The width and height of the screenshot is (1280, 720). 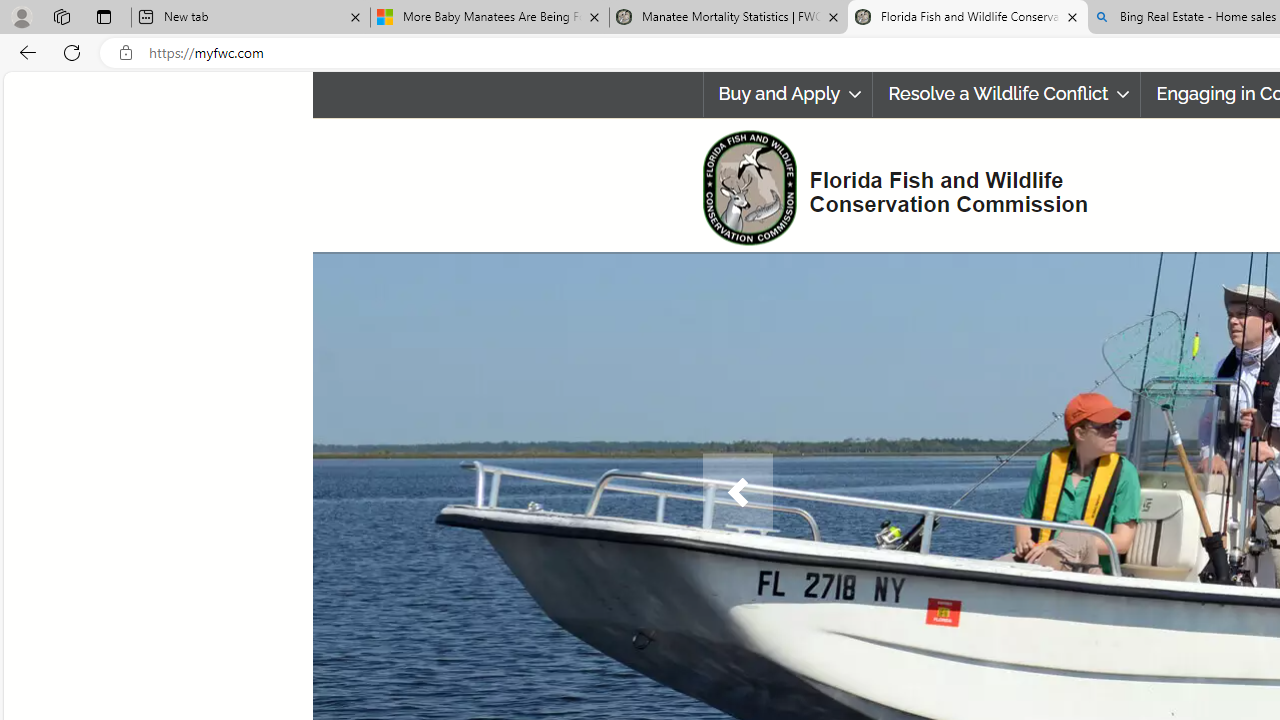 What do you see at coordinates (786, 94) in the screenshot?
I see `'Buy and Apply'` at bounding box center [786, 94].